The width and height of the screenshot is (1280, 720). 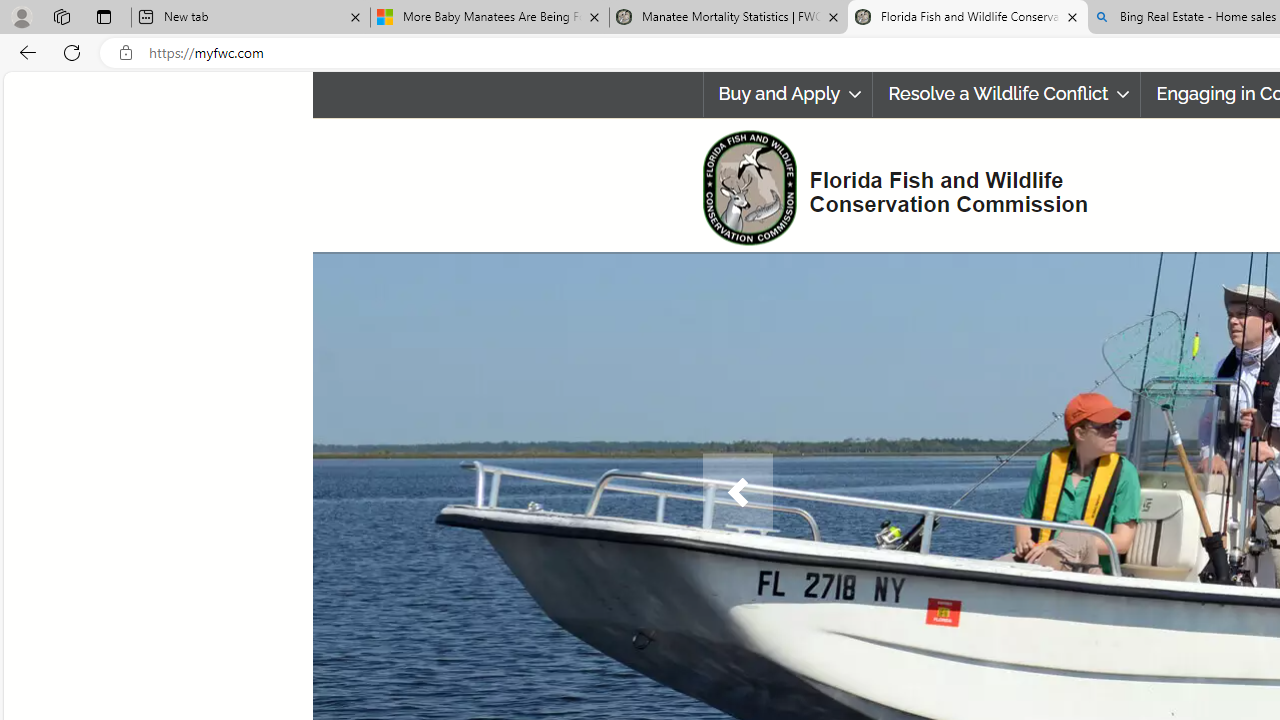 What do you see at coordinates (786, 94) in the screenshot?
I see `'Buy and Apply'` at bounding box center [786, 94].